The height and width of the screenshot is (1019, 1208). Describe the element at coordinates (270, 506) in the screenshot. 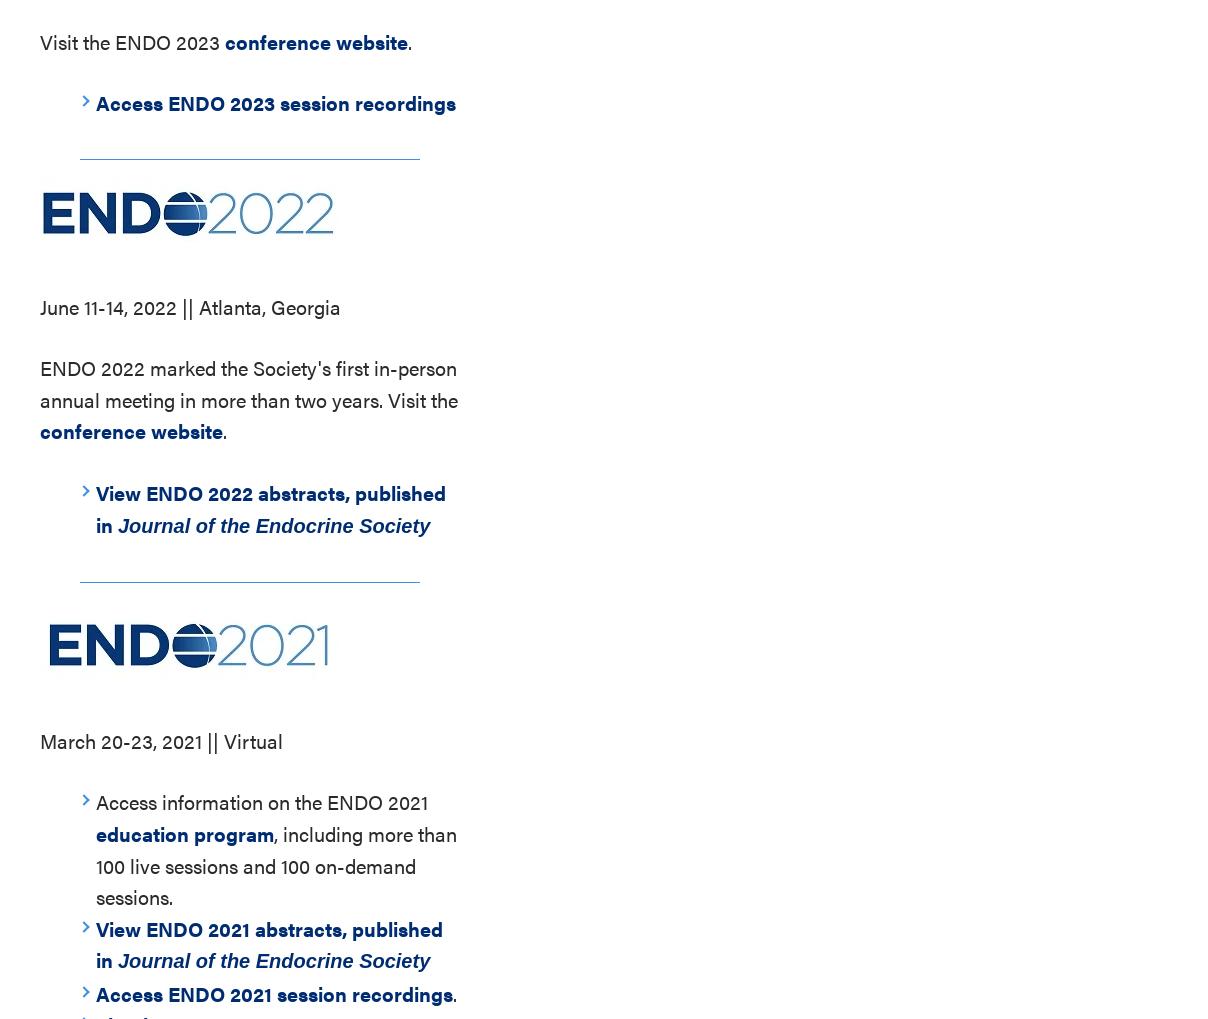

I see `'View ENDO 2022 abstracts, published in'` at that location.